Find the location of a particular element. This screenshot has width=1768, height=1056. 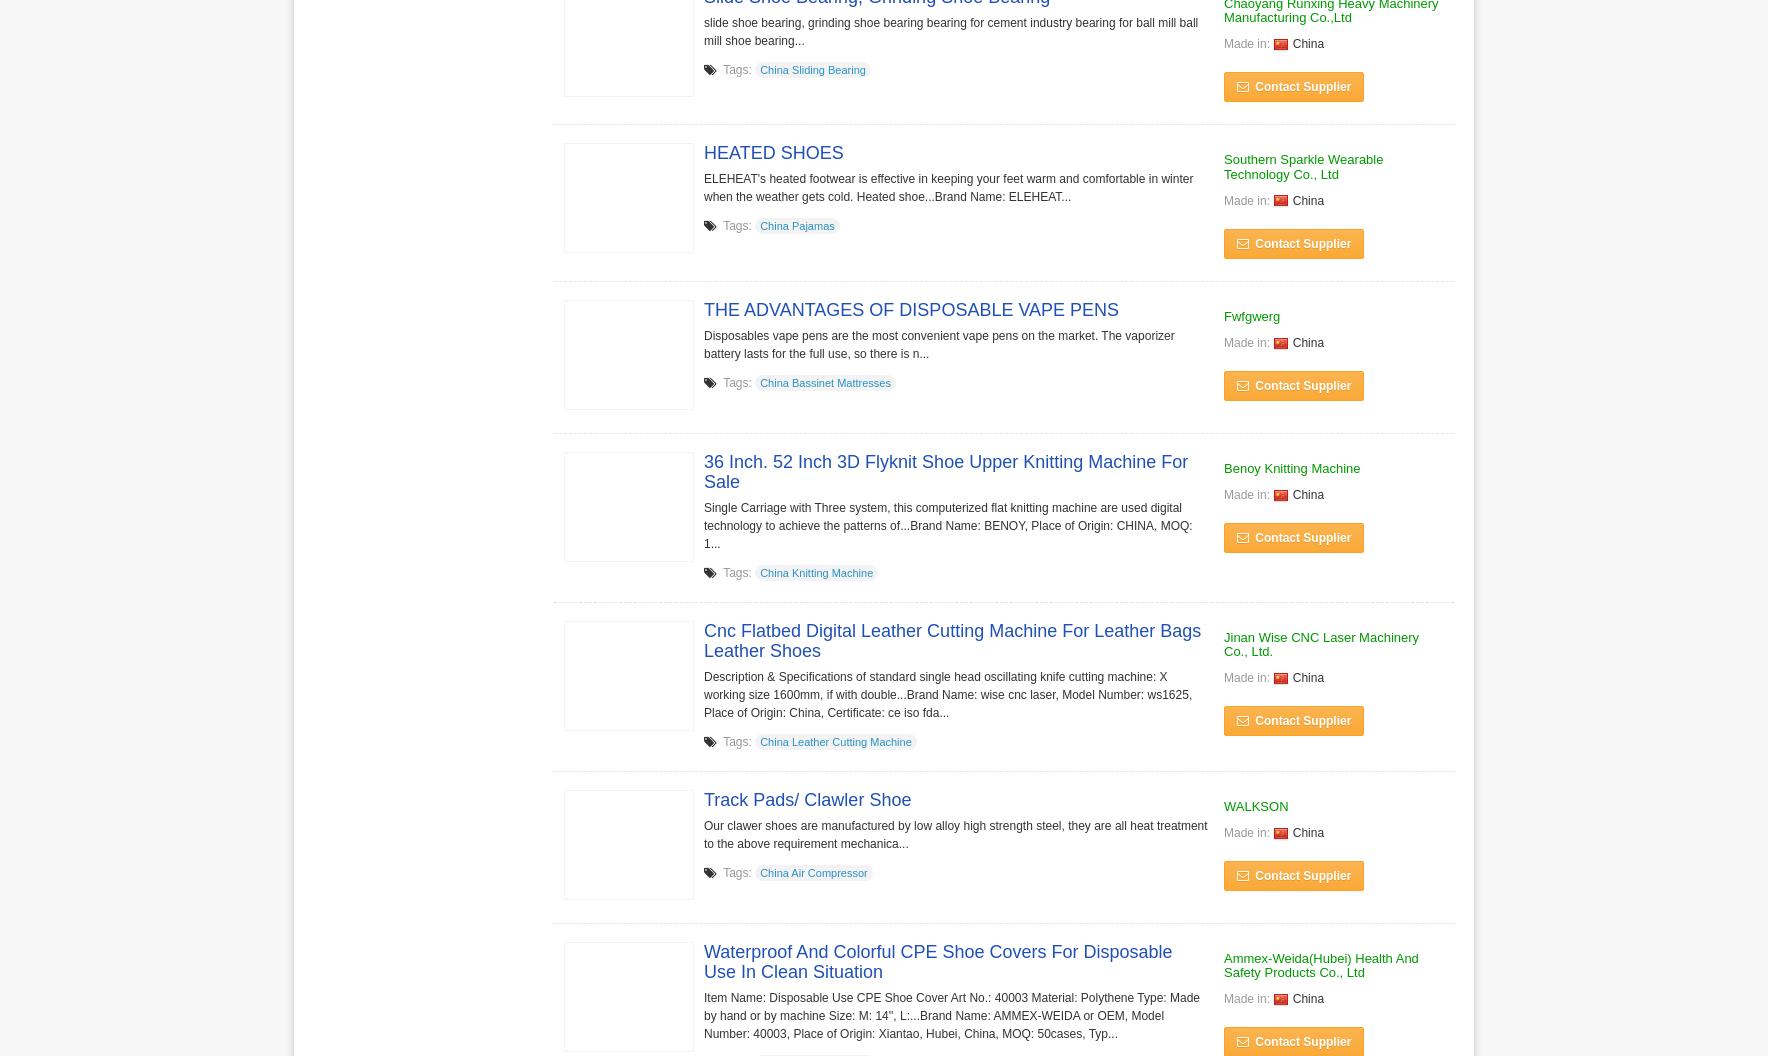

'36 Inch. 52 Inch 3D Flyknit Shoe Upper Knitting Machine For Sale' is located at coordinates (704, 469).